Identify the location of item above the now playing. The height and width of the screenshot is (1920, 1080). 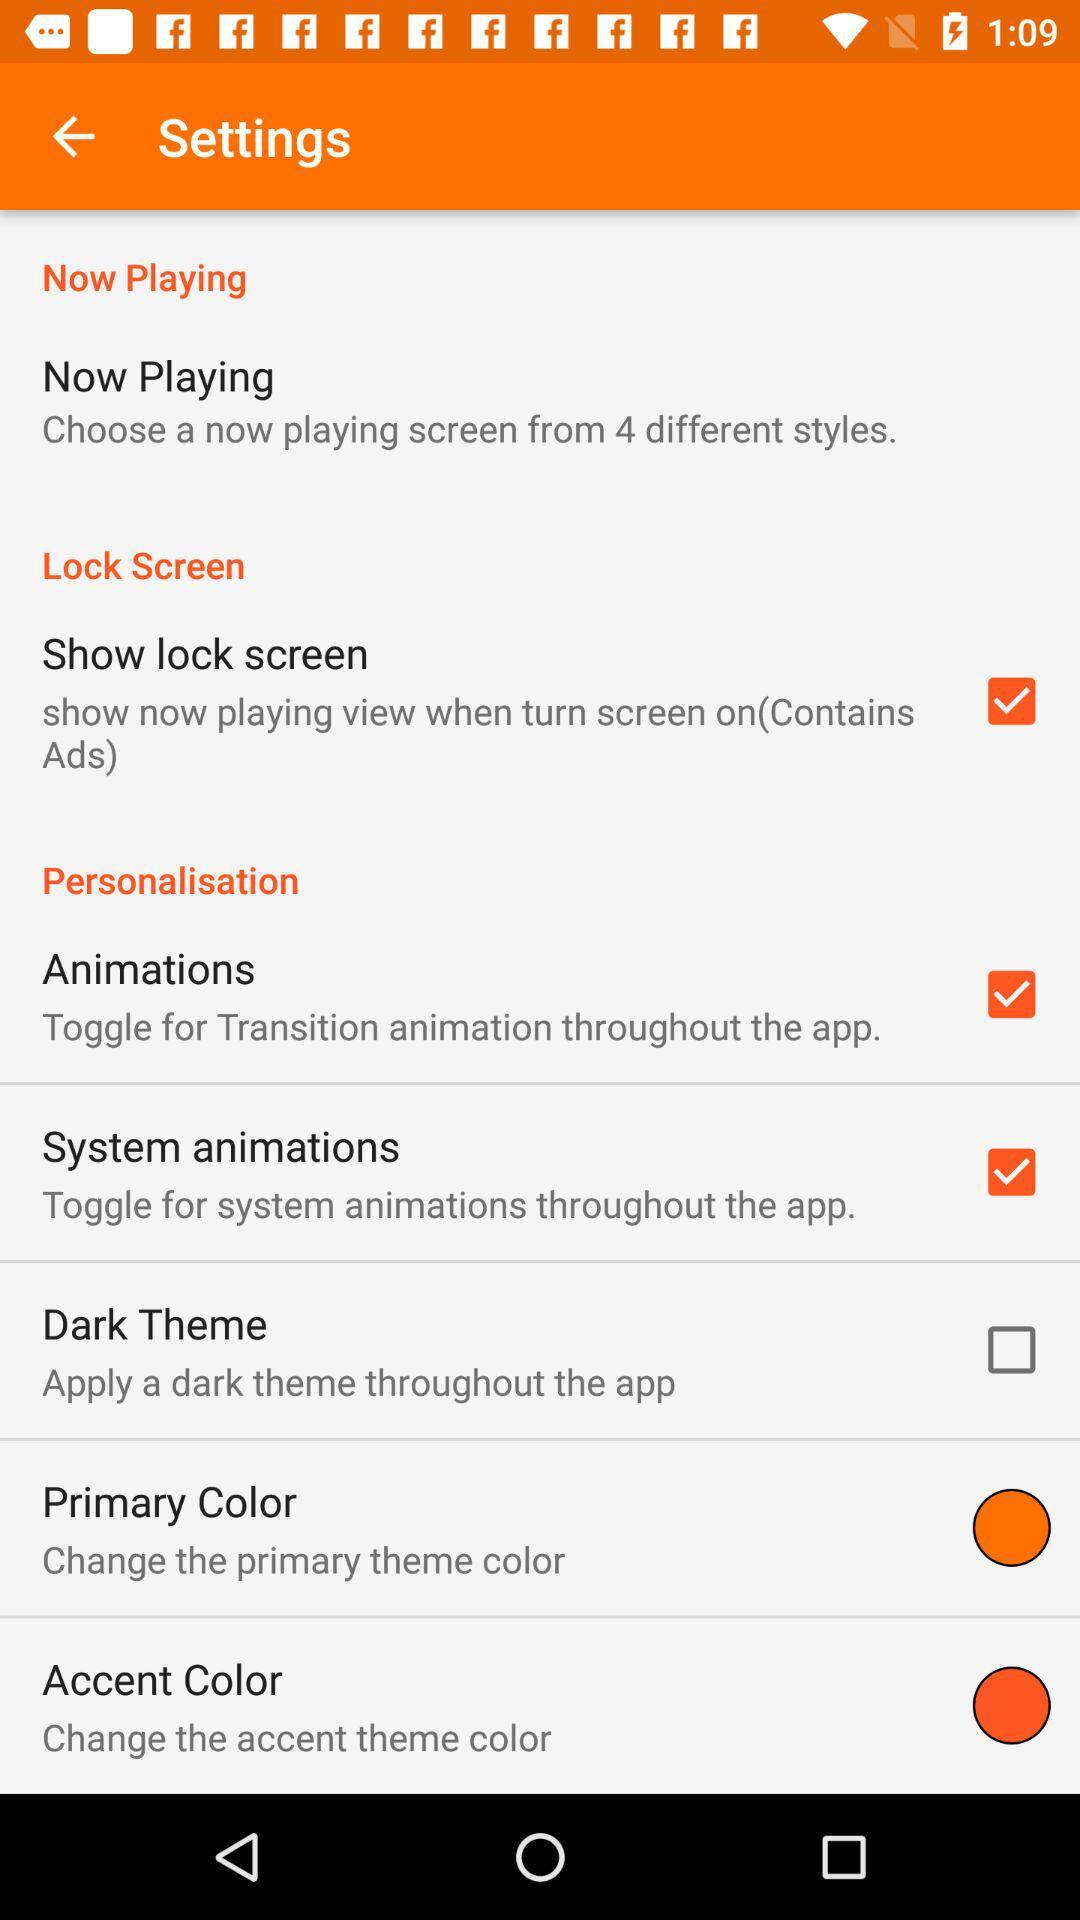
(72, 135).